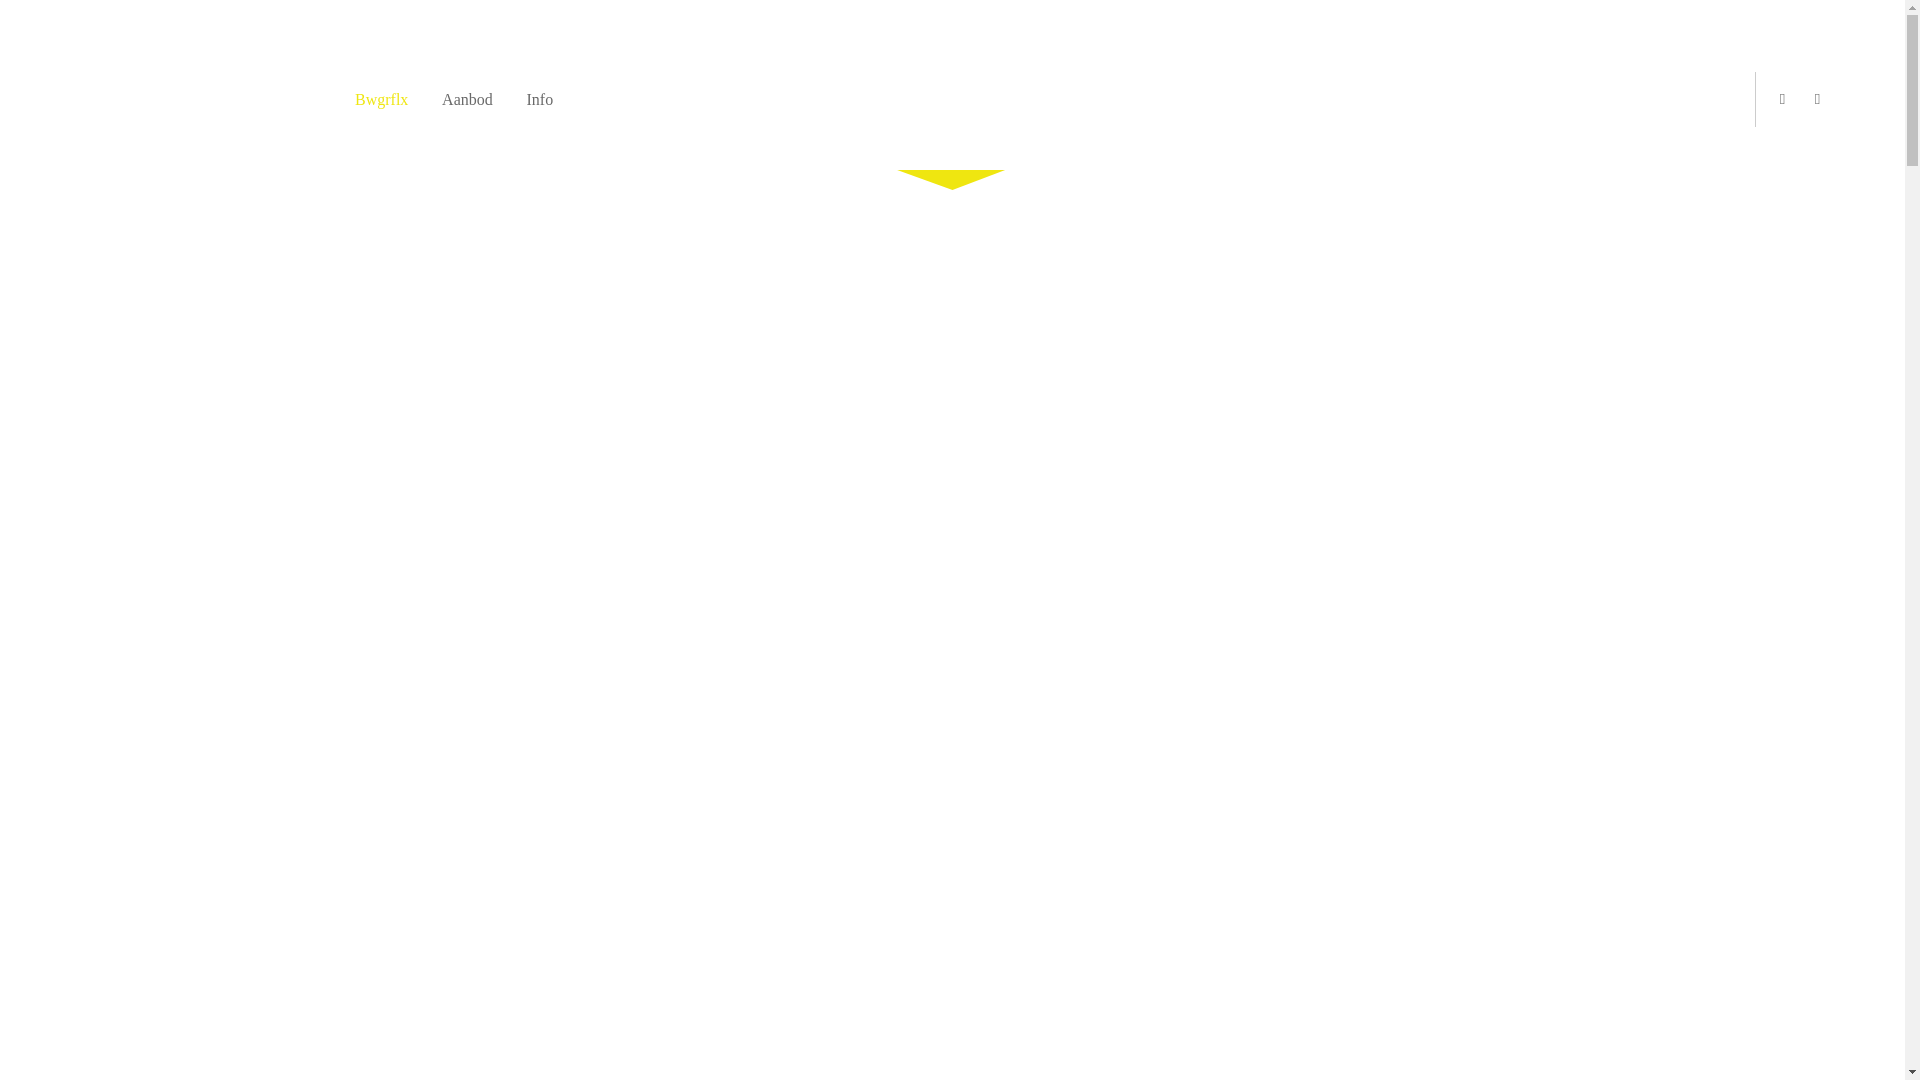 Image resolution: width=1920 pixels, height=1080 pixels. I want to click on 'Info', so click(539, 99).